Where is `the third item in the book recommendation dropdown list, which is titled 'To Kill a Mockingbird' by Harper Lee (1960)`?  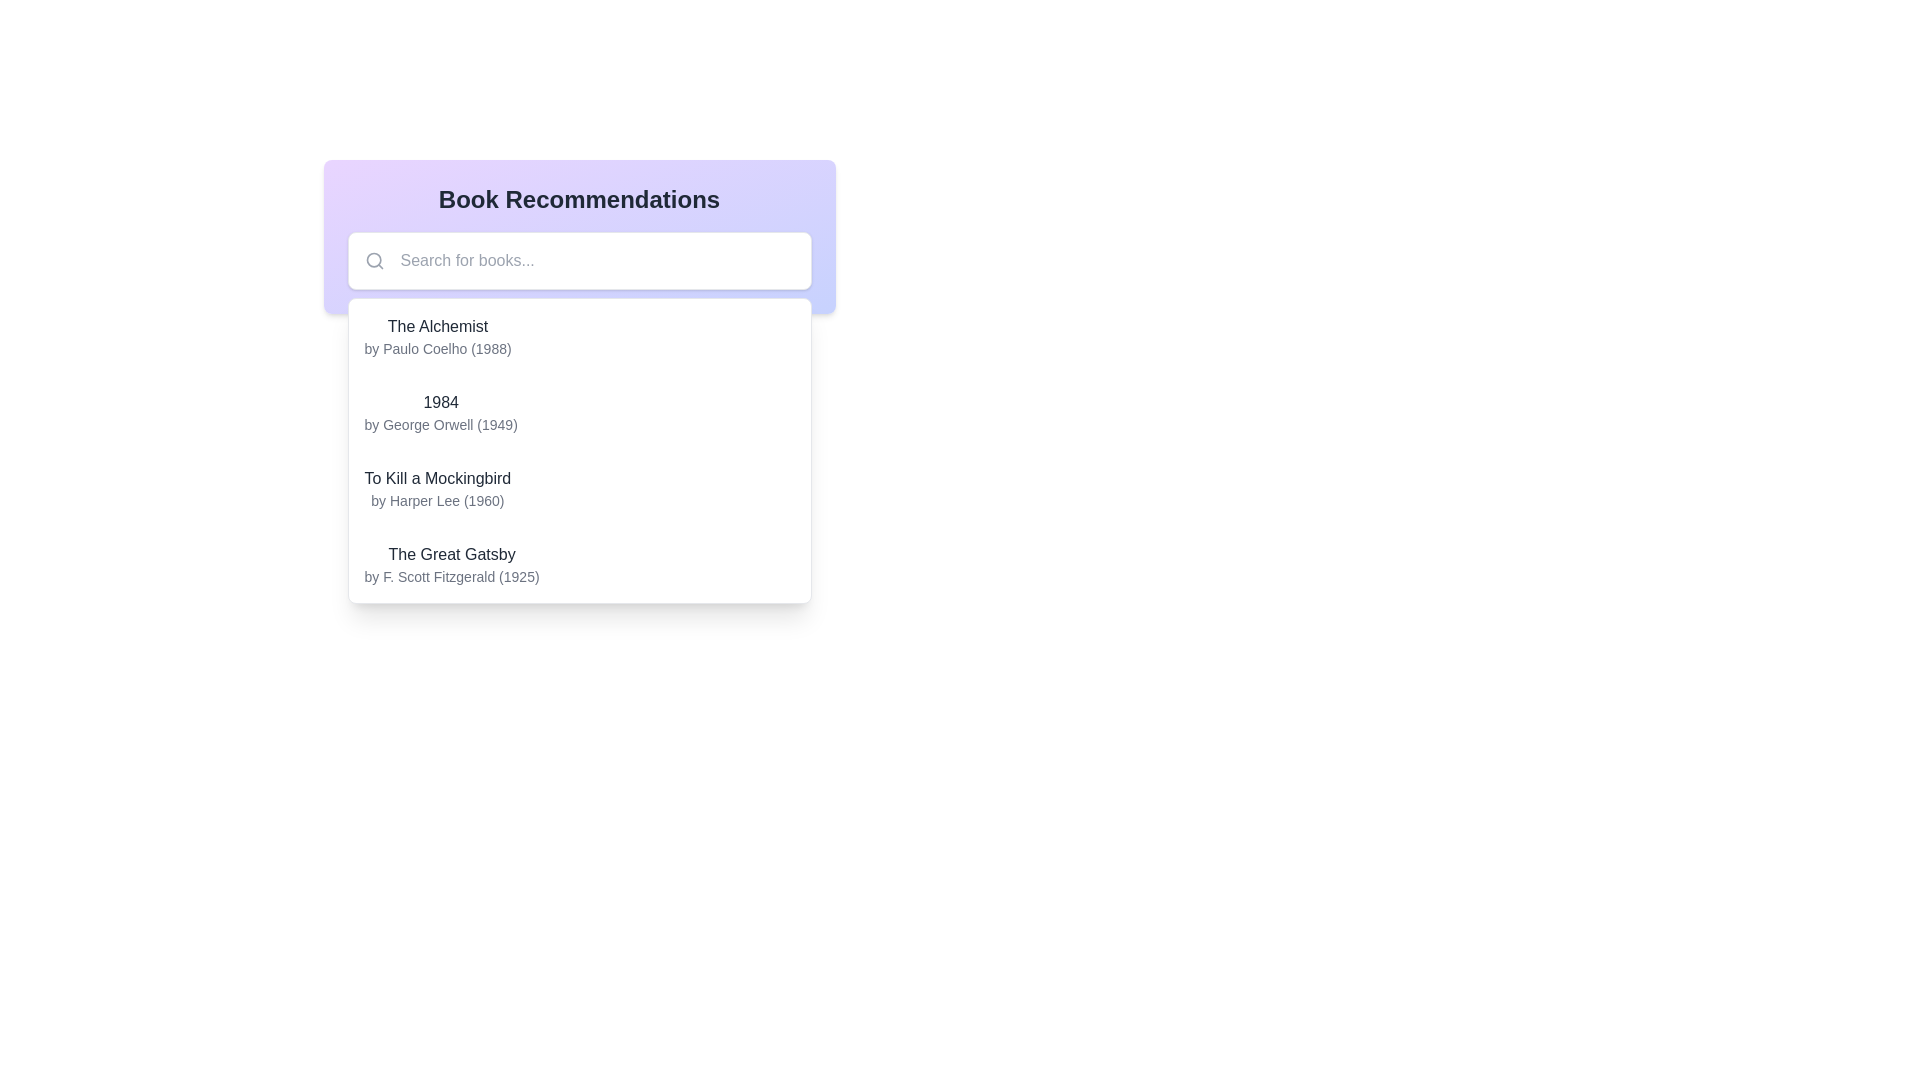 the third item in the book recommendation dropdown list, which is titled 'To Kill a Mockingbird' by Harper Lee (1960) is located at coordinates (578, 489).